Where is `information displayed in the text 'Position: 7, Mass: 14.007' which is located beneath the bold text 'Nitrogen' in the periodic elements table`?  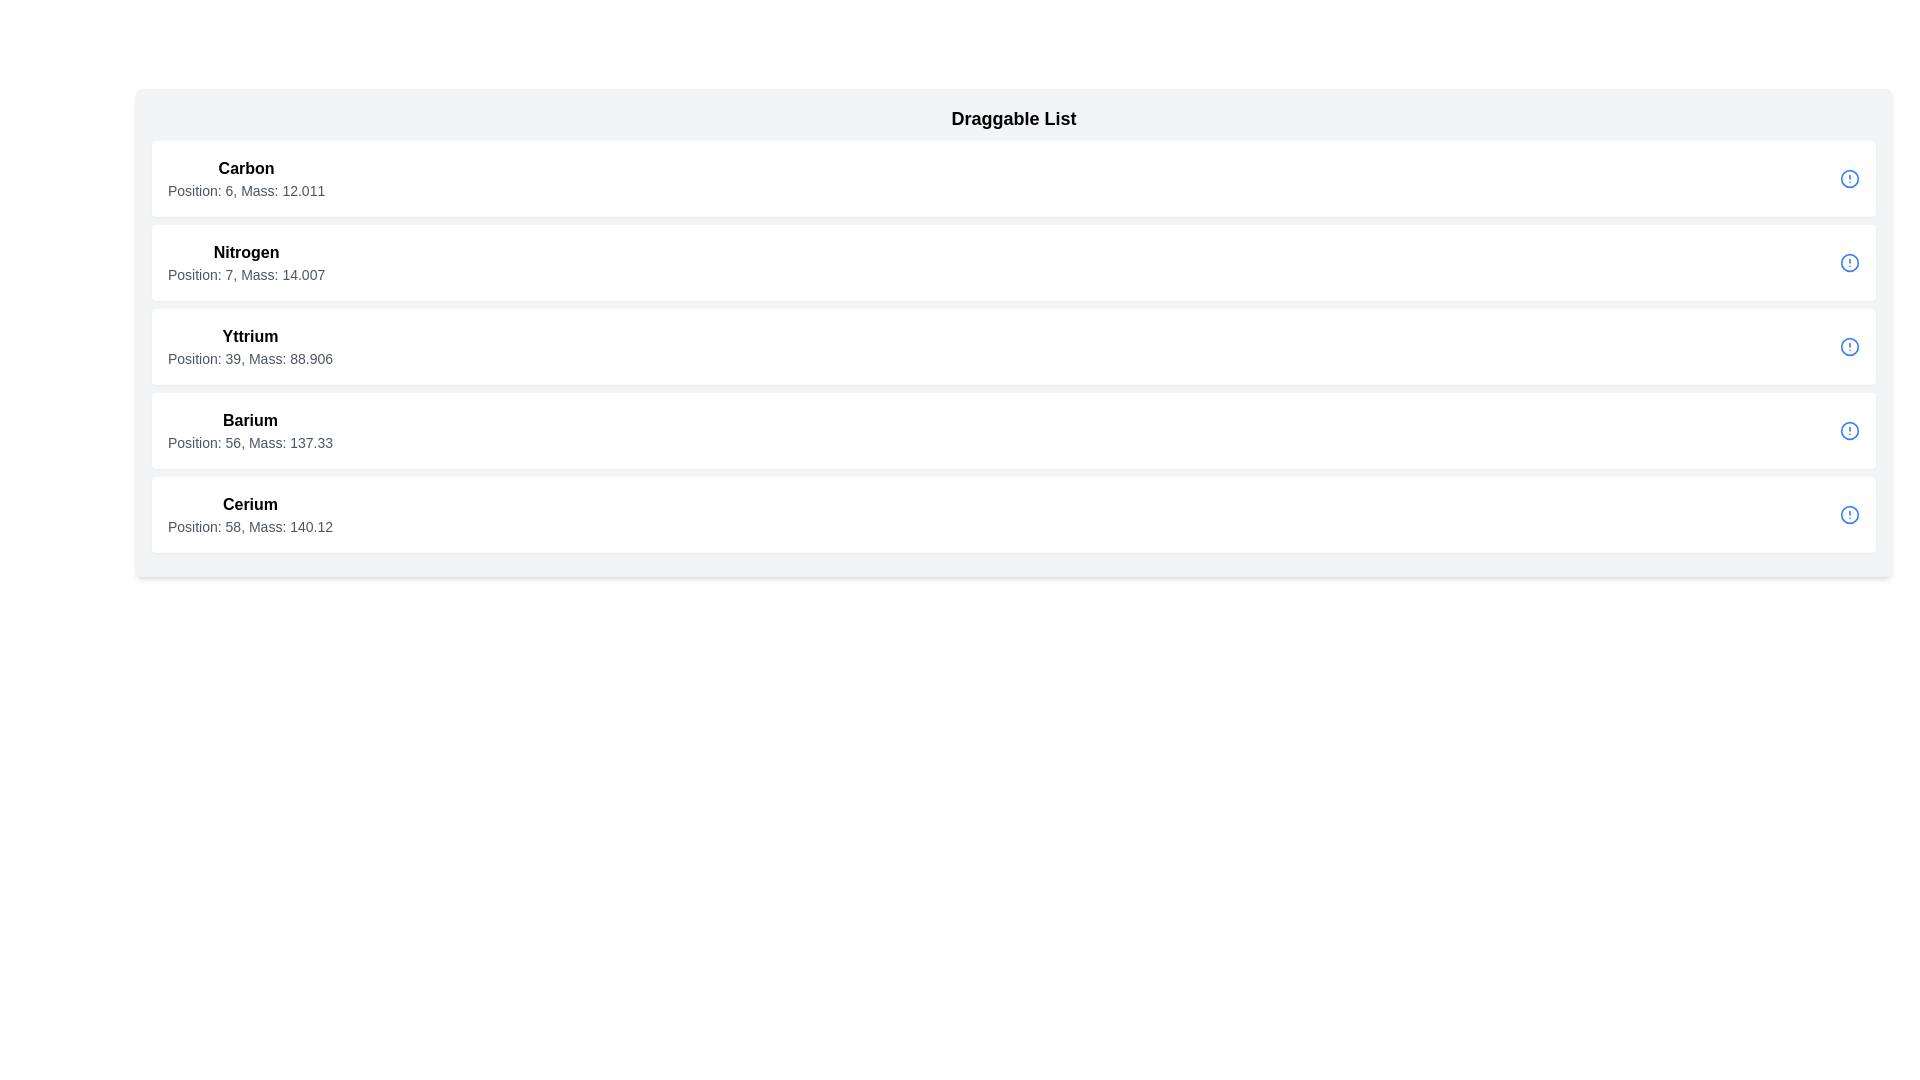
information displayed in the text 'Position: 7, Mass: 14.007' which is located beneath the bold text 'Nitrogen' in the periodic elements table is located at coordinates (245, 274).